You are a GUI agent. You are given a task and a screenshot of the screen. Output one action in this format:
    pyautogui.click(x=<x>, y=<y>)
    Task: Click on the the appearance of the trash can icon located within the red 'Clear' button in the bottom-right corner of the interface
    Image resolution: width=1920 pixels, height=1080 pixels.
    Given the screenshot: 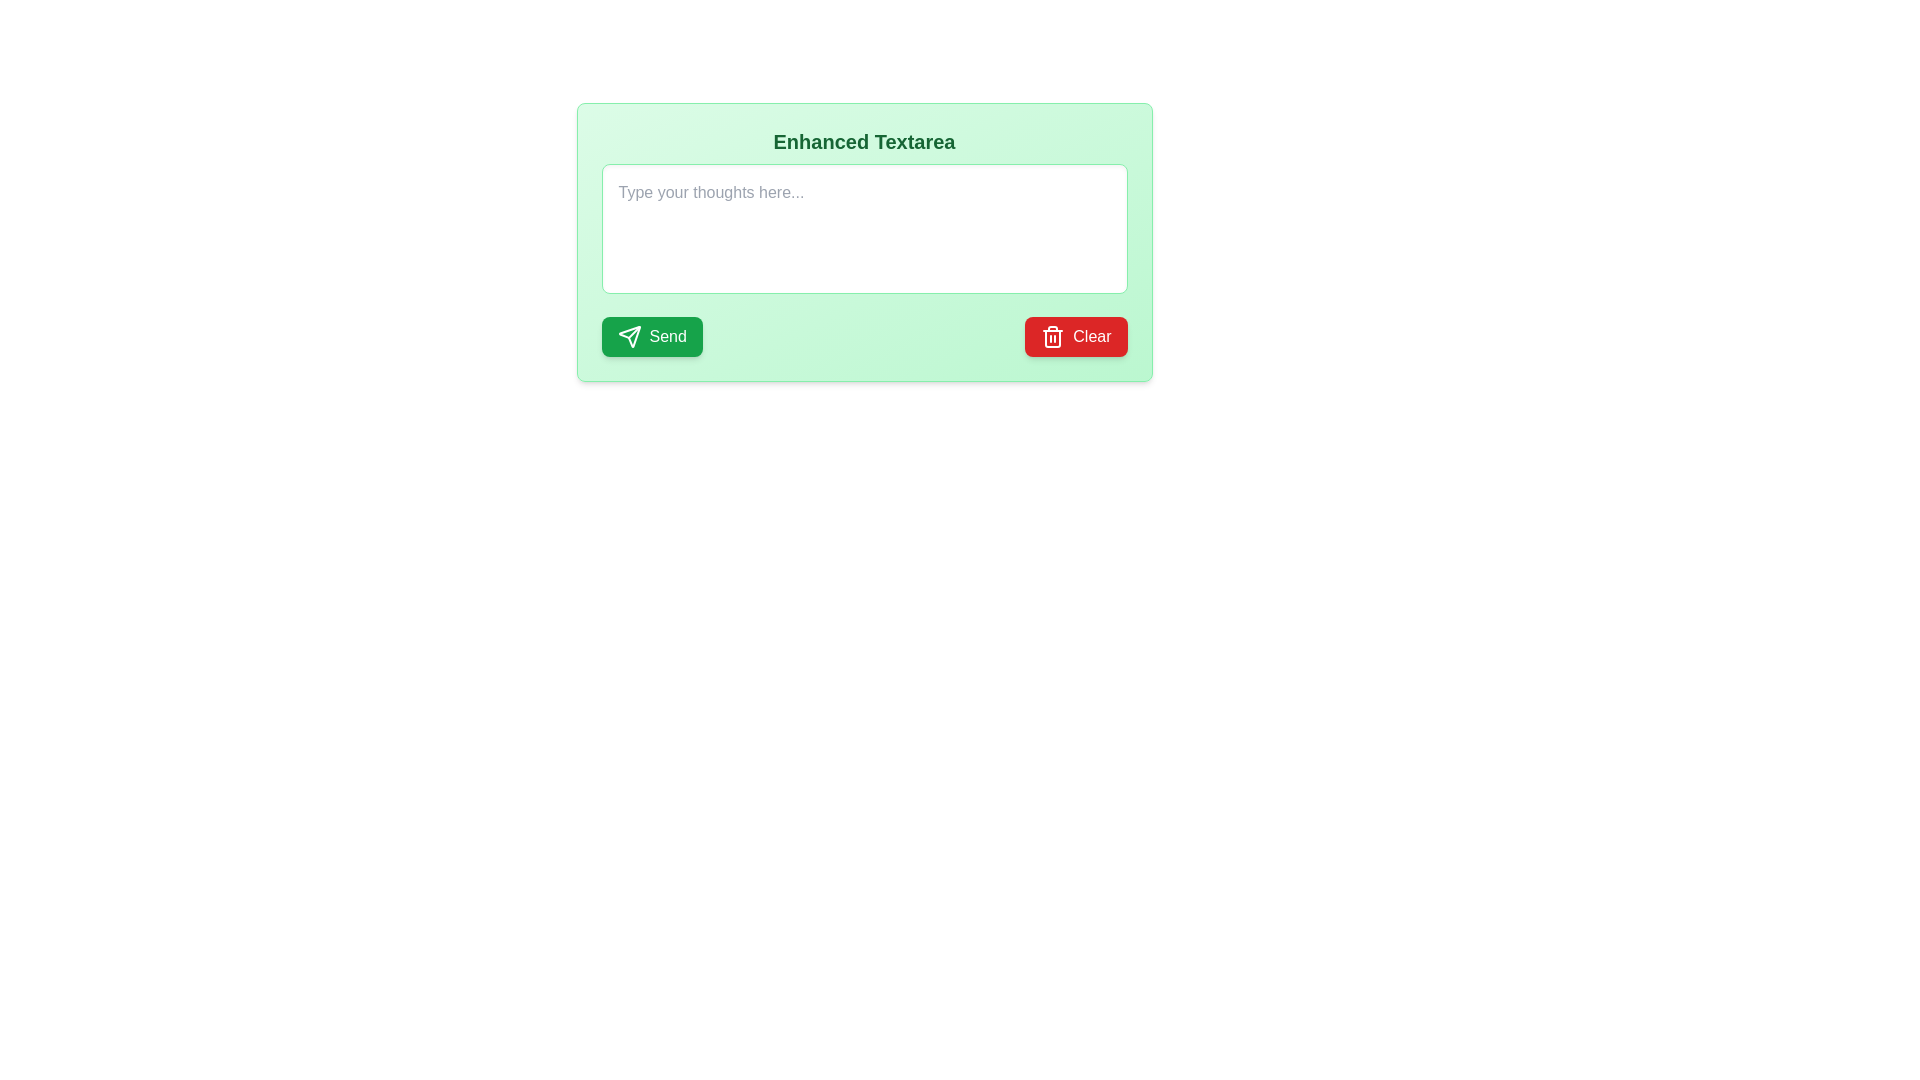 What is the action you would take?
    pyautogui.click(x=1052, y=335)
    